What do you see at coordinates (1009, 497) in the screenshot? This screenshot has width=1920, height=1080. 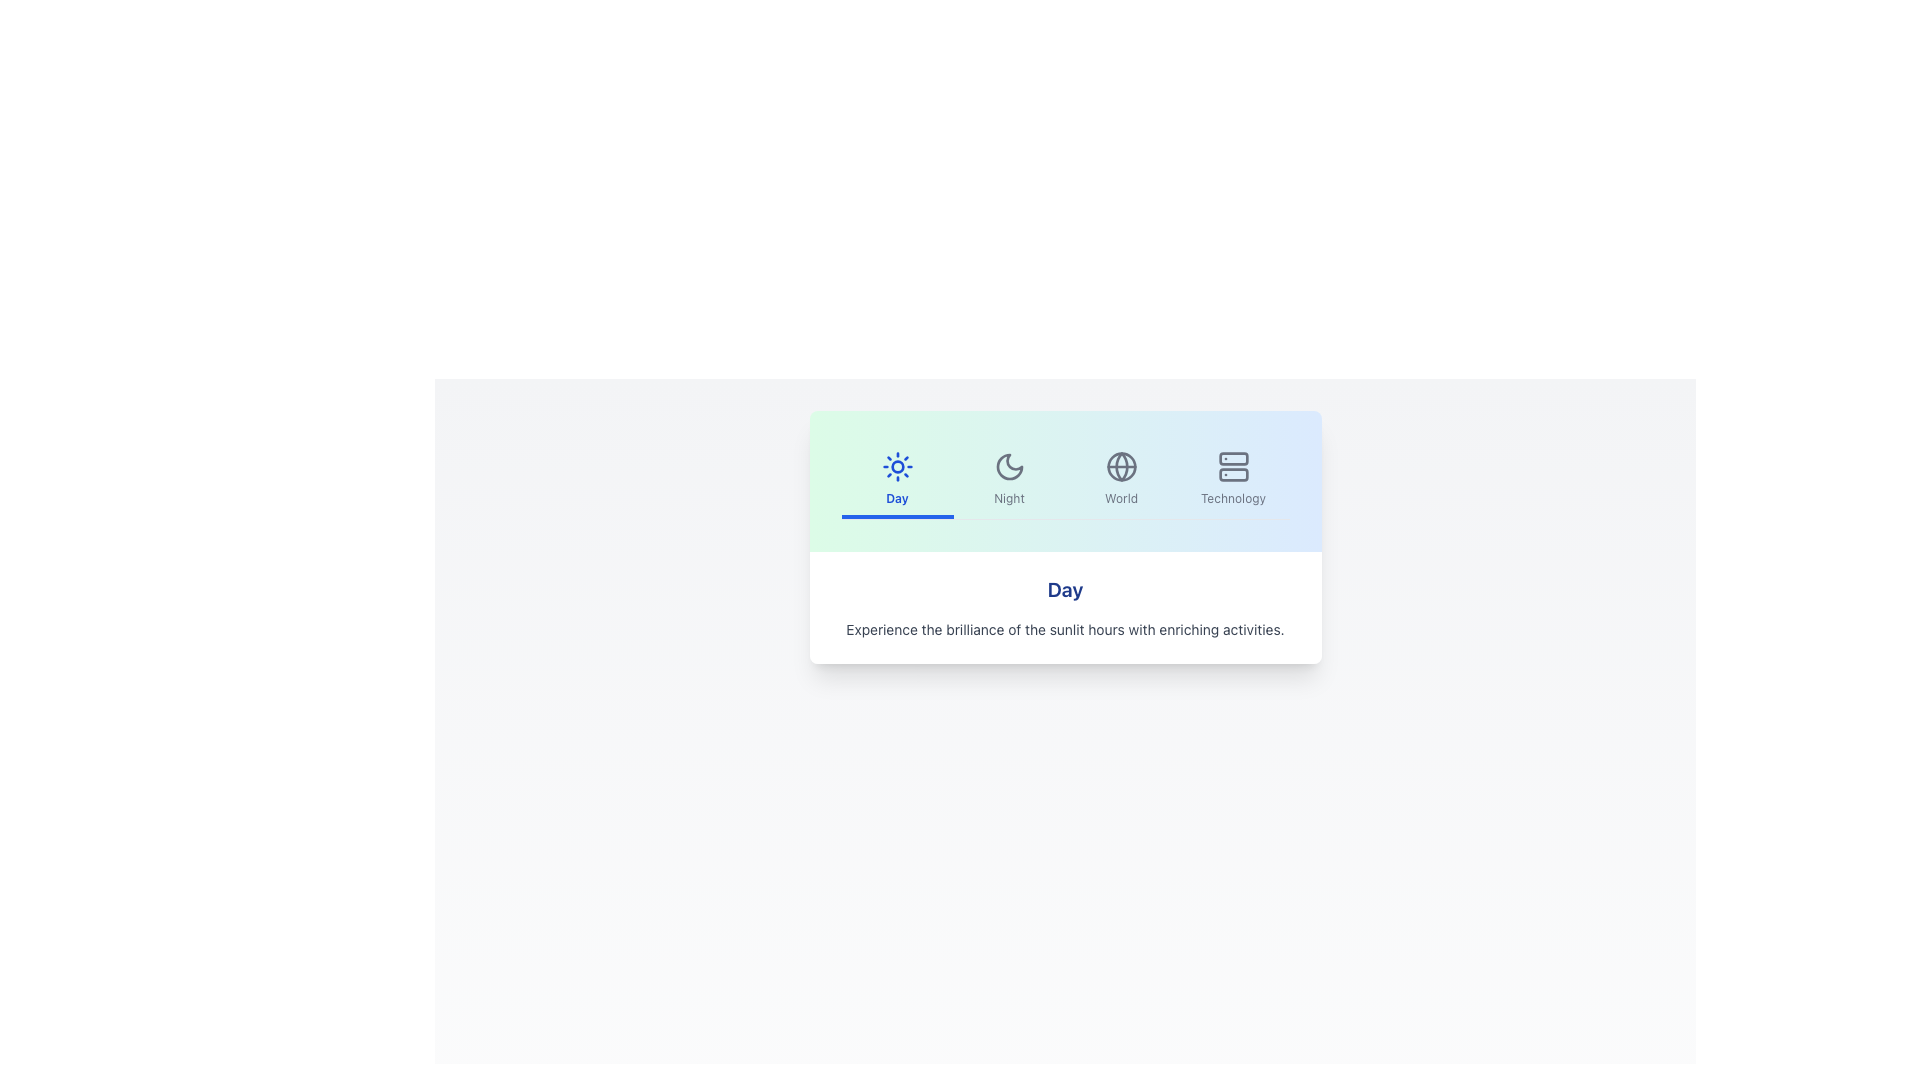 I see `the text label for the 'Night' tab, which is positioned below the moon-shaped icon in a multi-tab layout` at bounding box center [1009, 497].